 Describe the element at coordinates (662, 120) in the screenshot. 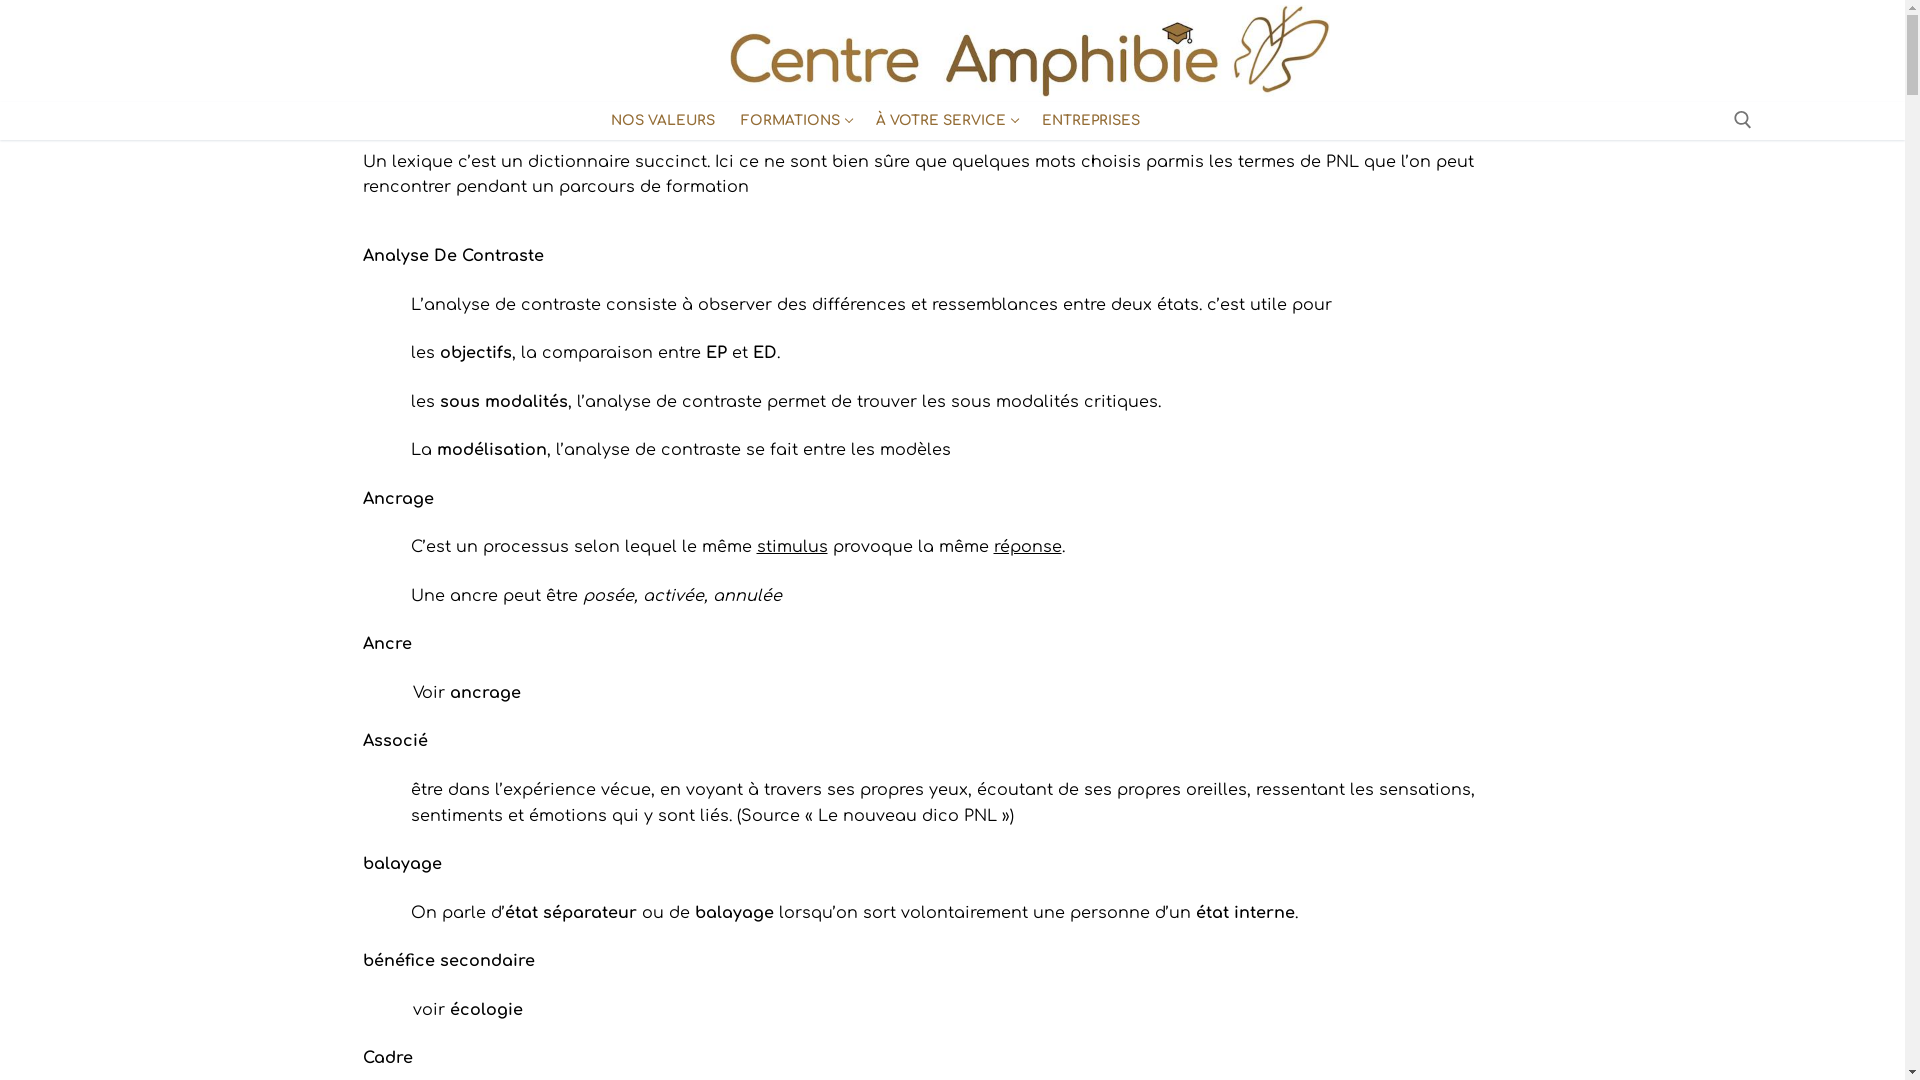

I see `'NOS VALEURS'` at that location.